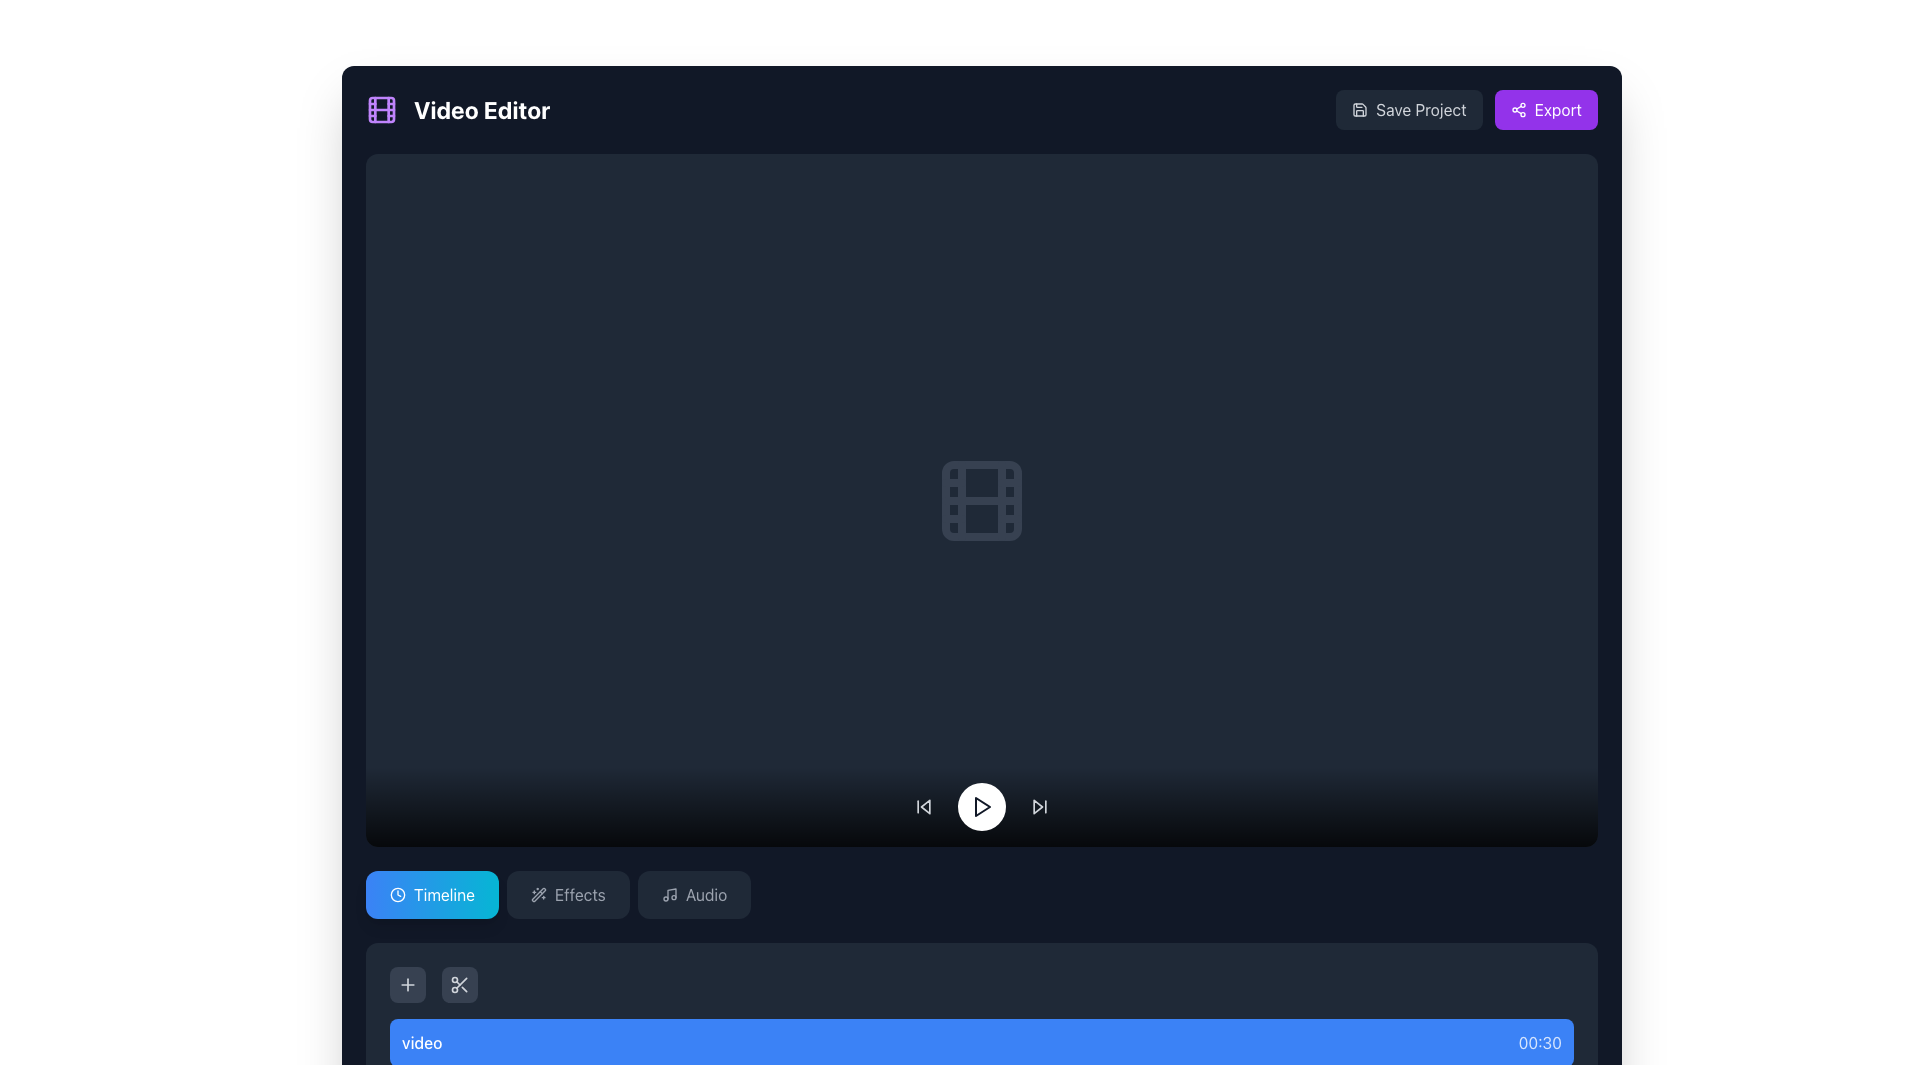  I want to click on the audio management button located in the lower portion of the video editor interface, to the right of the 'Effects' button, to change its coloration indicating interactivity, so click(694, 893).